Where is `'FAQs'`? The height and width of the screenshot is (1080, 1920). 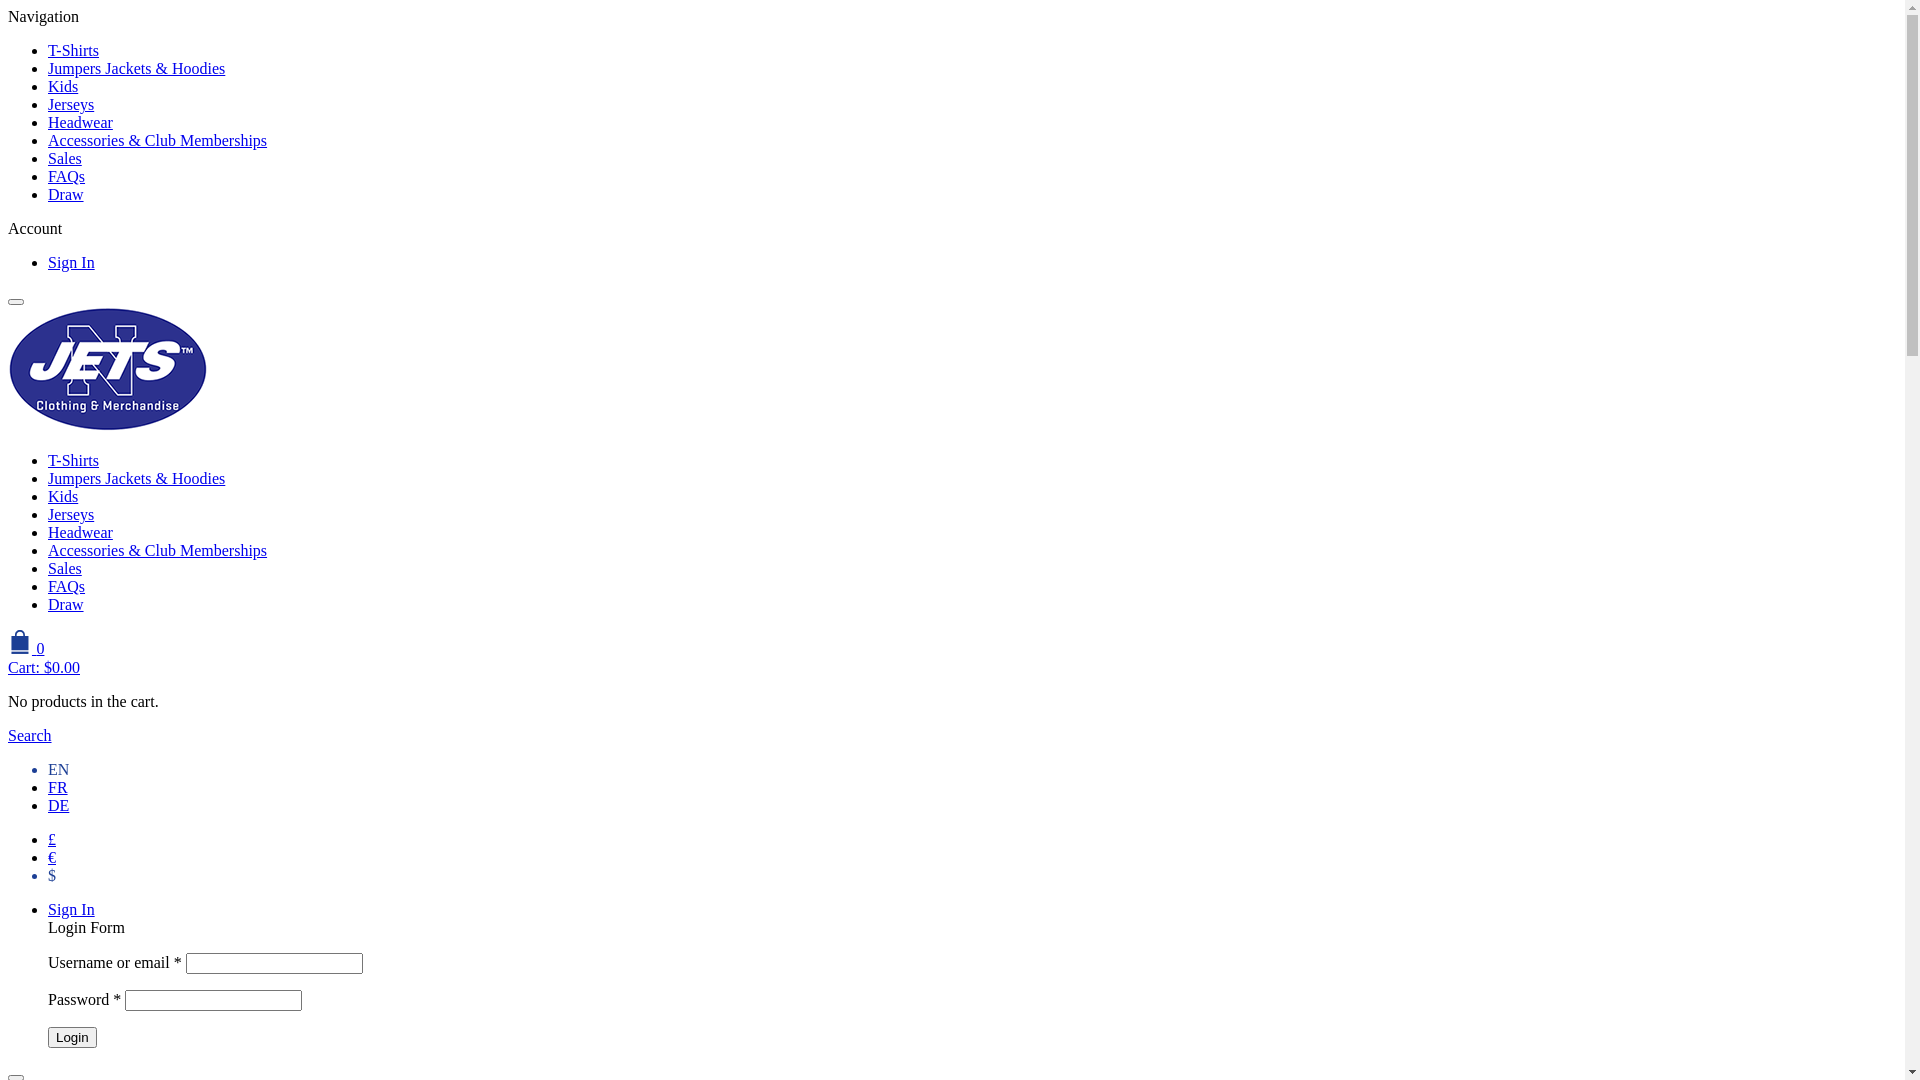 'FAQs' is located at coordinates (48, 175).